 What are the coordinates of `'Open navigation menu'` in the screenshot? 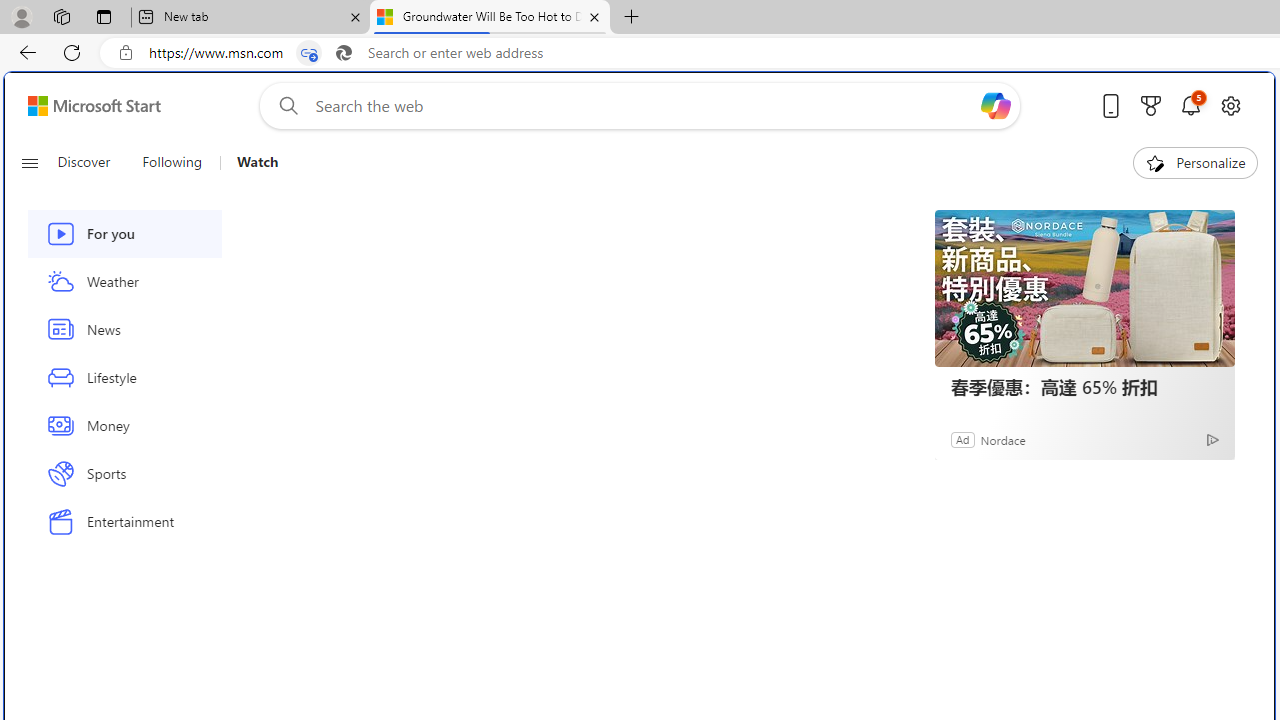 It's located at (29, 162).